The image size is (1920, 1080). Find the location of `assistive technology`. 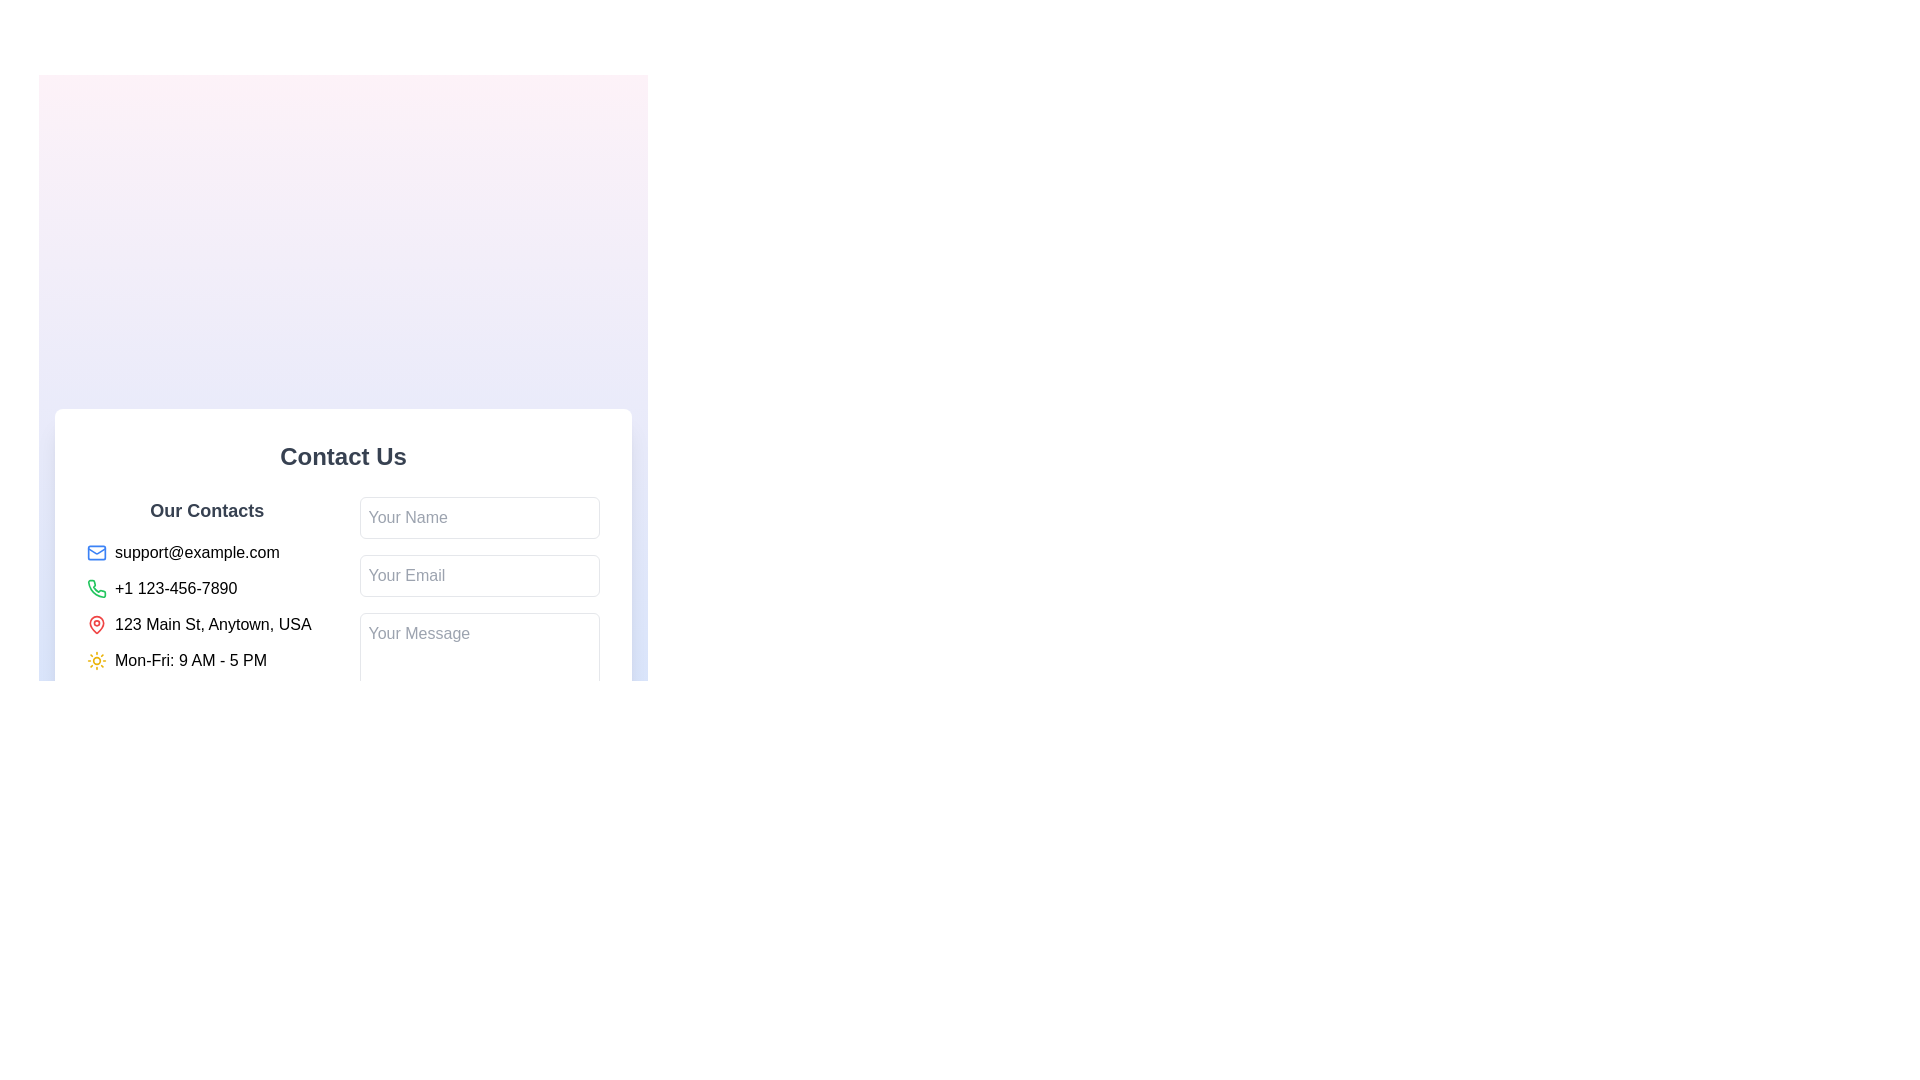

assistive technology is located at coordinates (95, 659).